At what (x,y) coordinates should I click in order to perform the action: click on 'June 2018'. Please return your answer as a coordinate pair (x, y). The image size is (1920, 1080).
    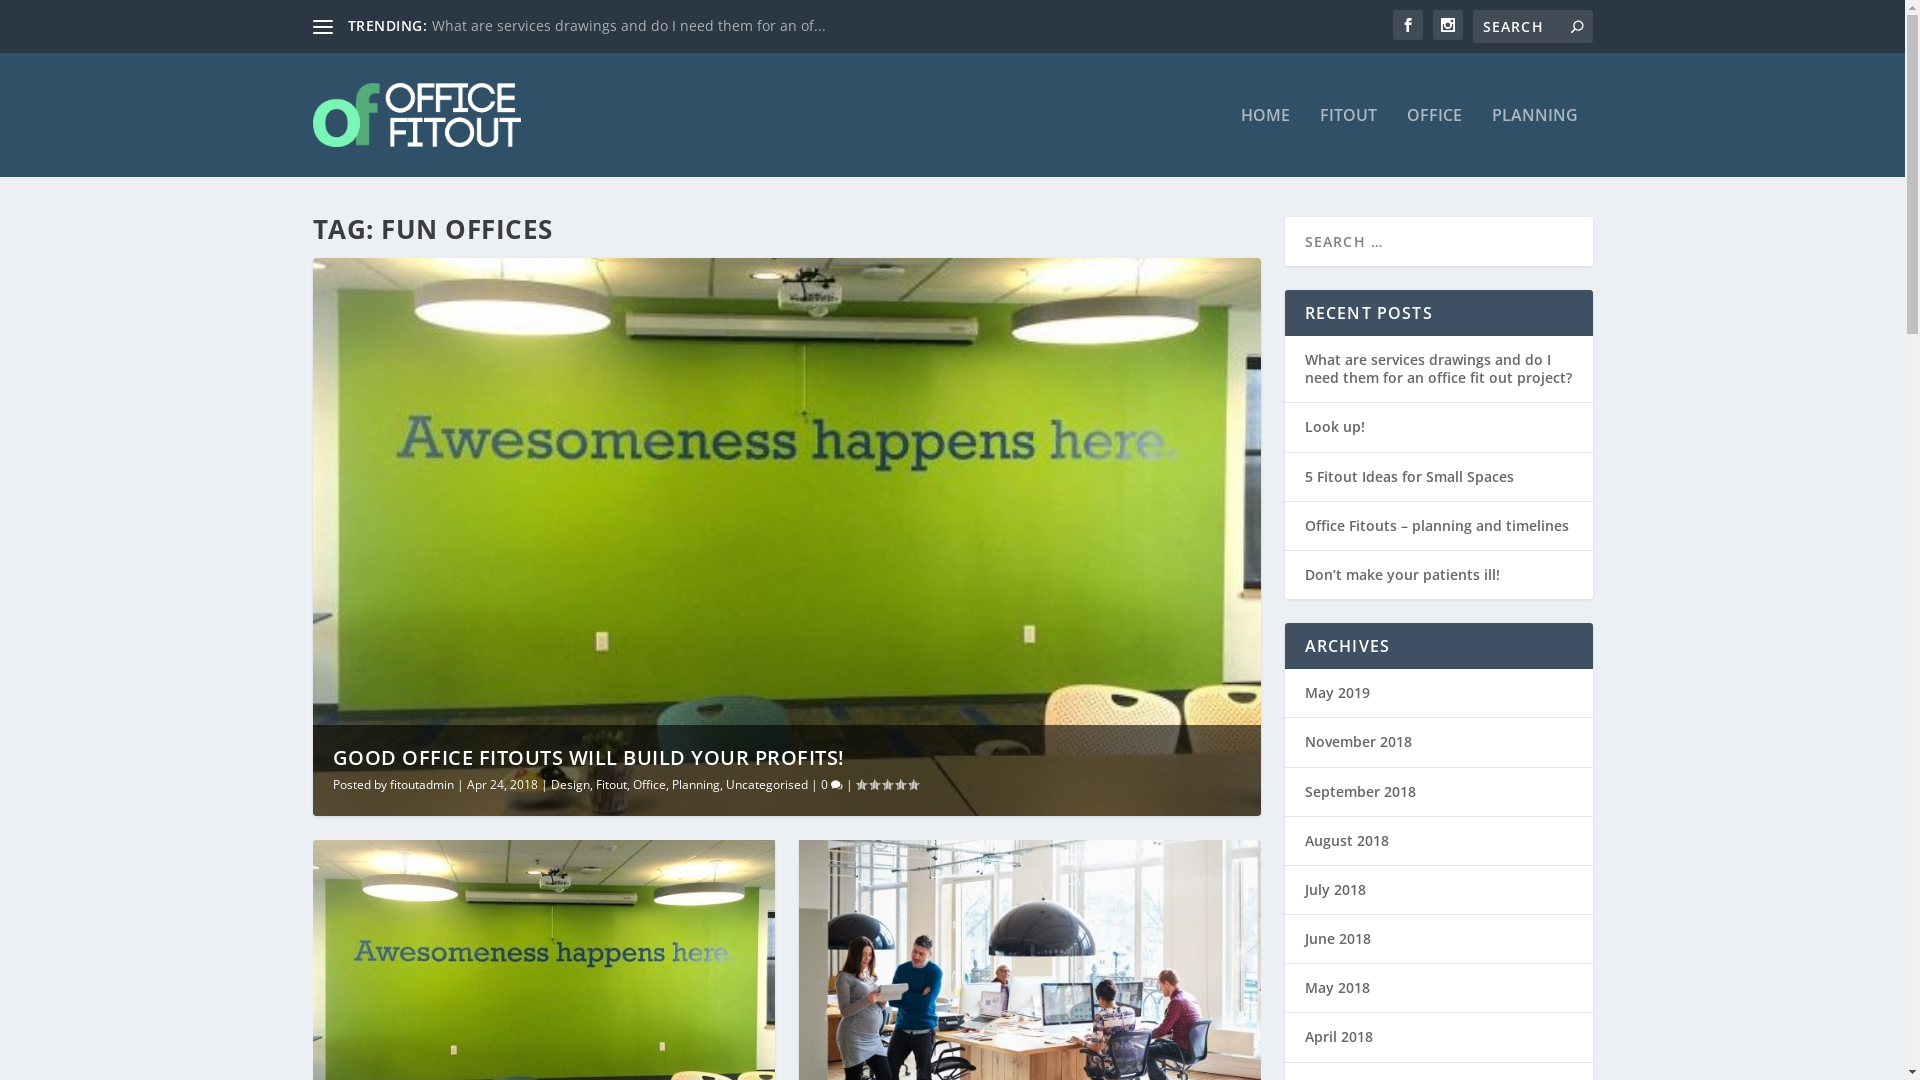
    Looking at the image, I should click on (1337, 938).